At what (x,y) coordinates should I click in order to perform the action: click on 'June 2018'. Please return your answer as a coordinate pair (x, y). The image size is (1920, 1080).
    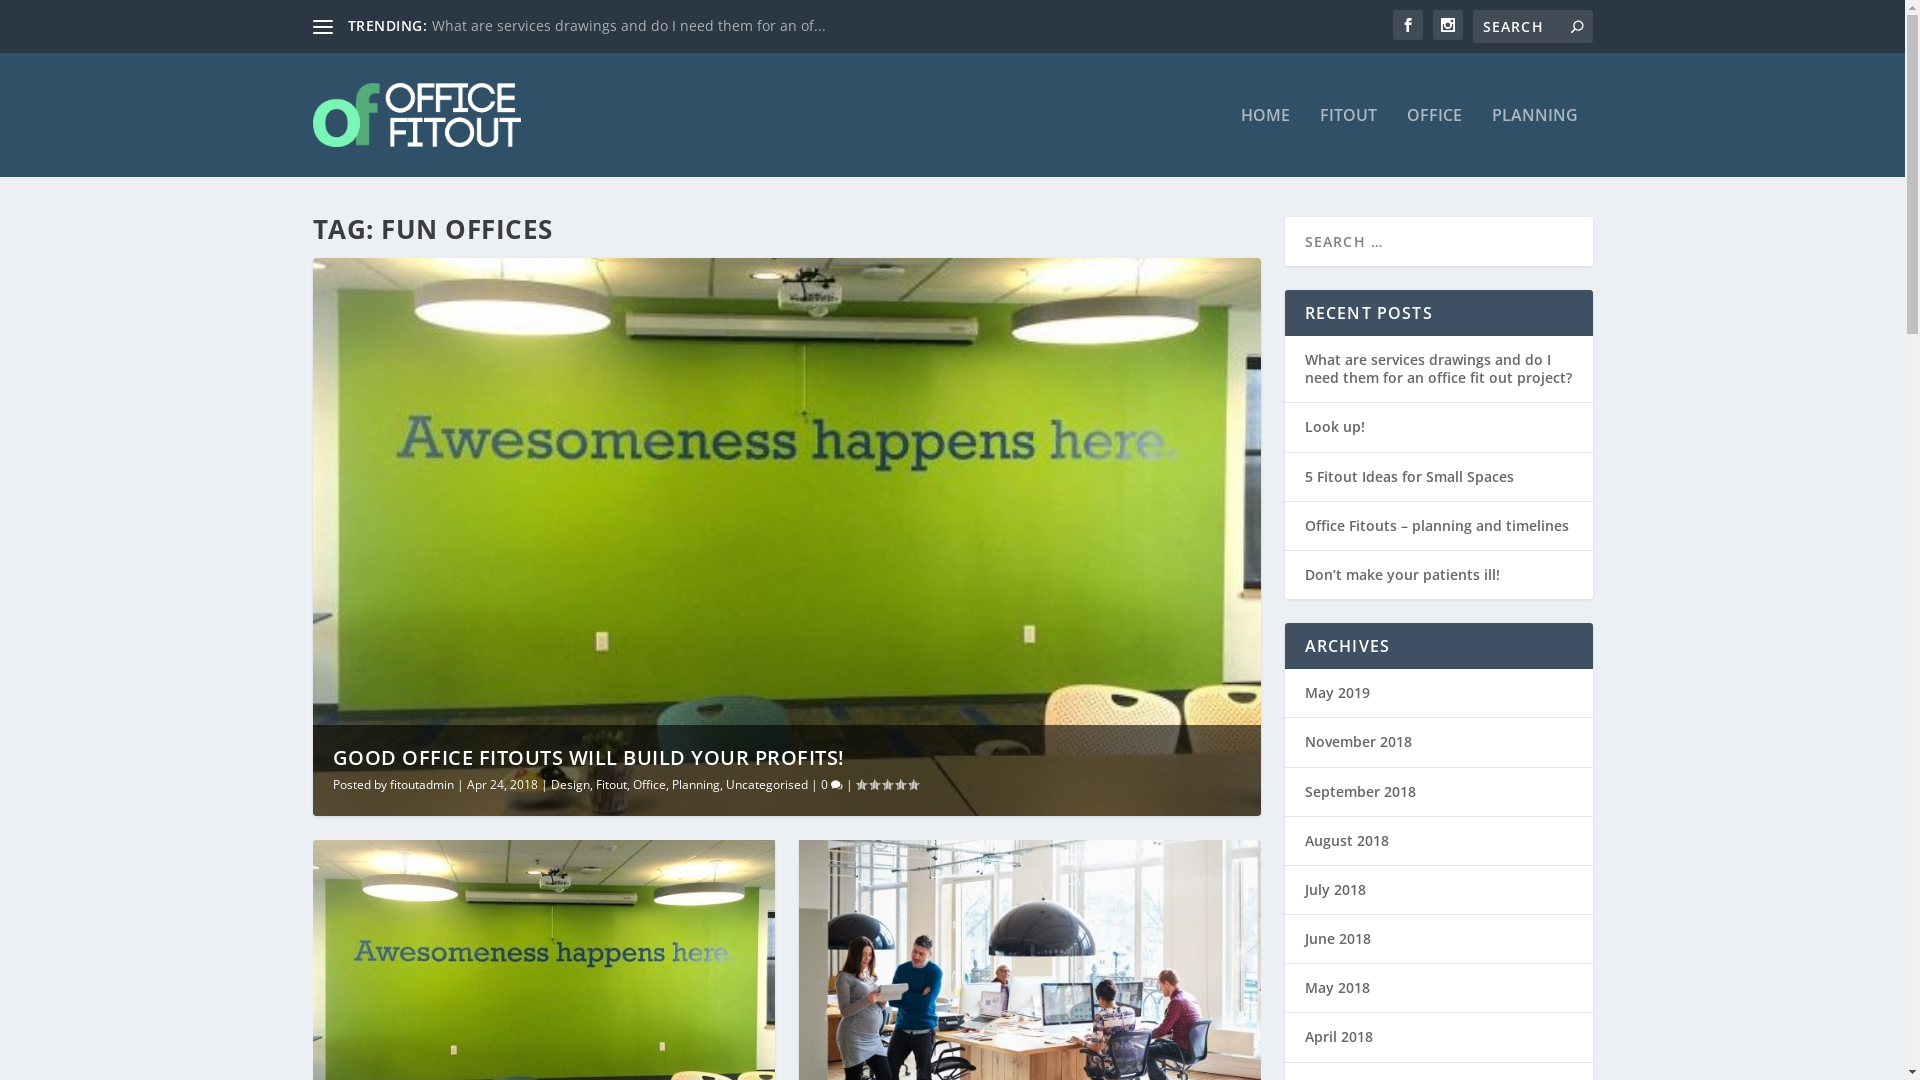
    Looking at the image, I should click on (1337, 938).